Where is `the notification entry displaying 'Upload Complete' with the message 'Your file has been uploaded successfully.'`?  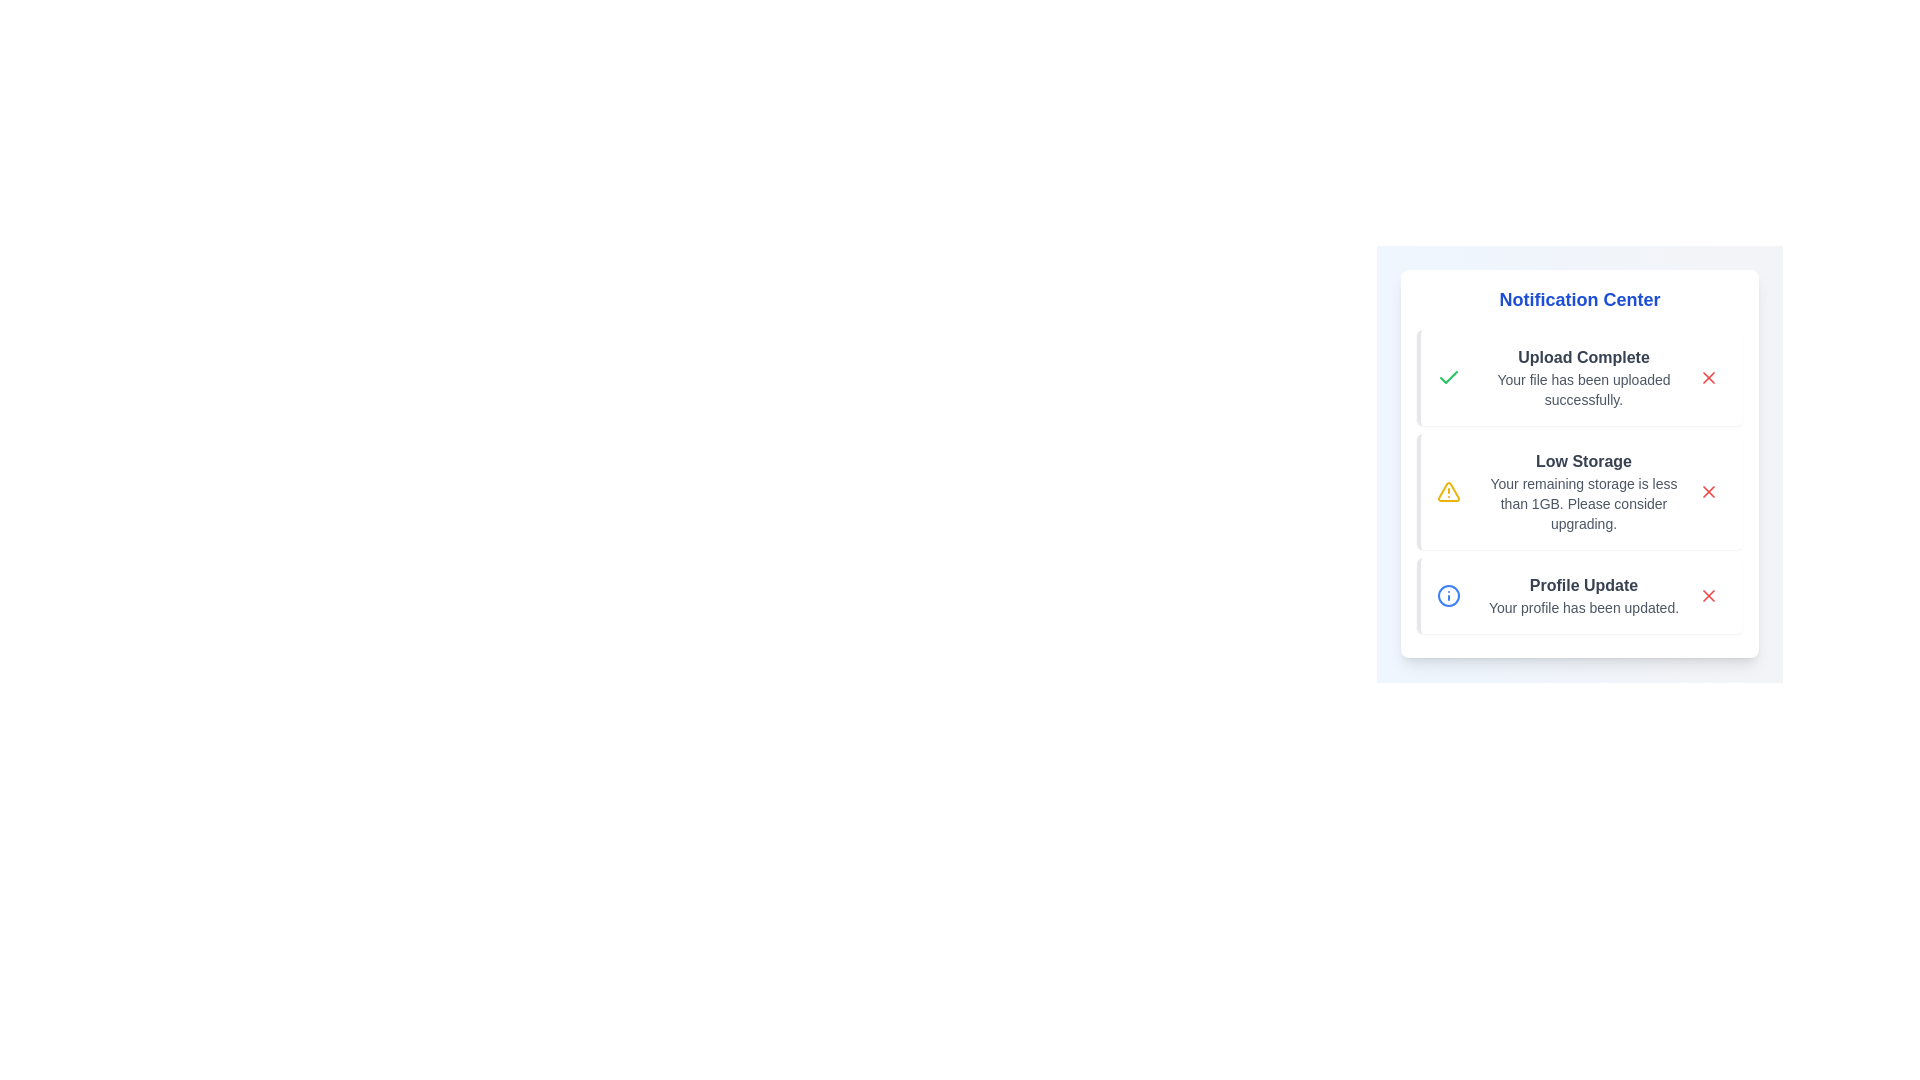 the notification entry displaying 'Upload Complete' with the message 'Your file has been uploaded successfully.' is located at coordinates (1583, 378).